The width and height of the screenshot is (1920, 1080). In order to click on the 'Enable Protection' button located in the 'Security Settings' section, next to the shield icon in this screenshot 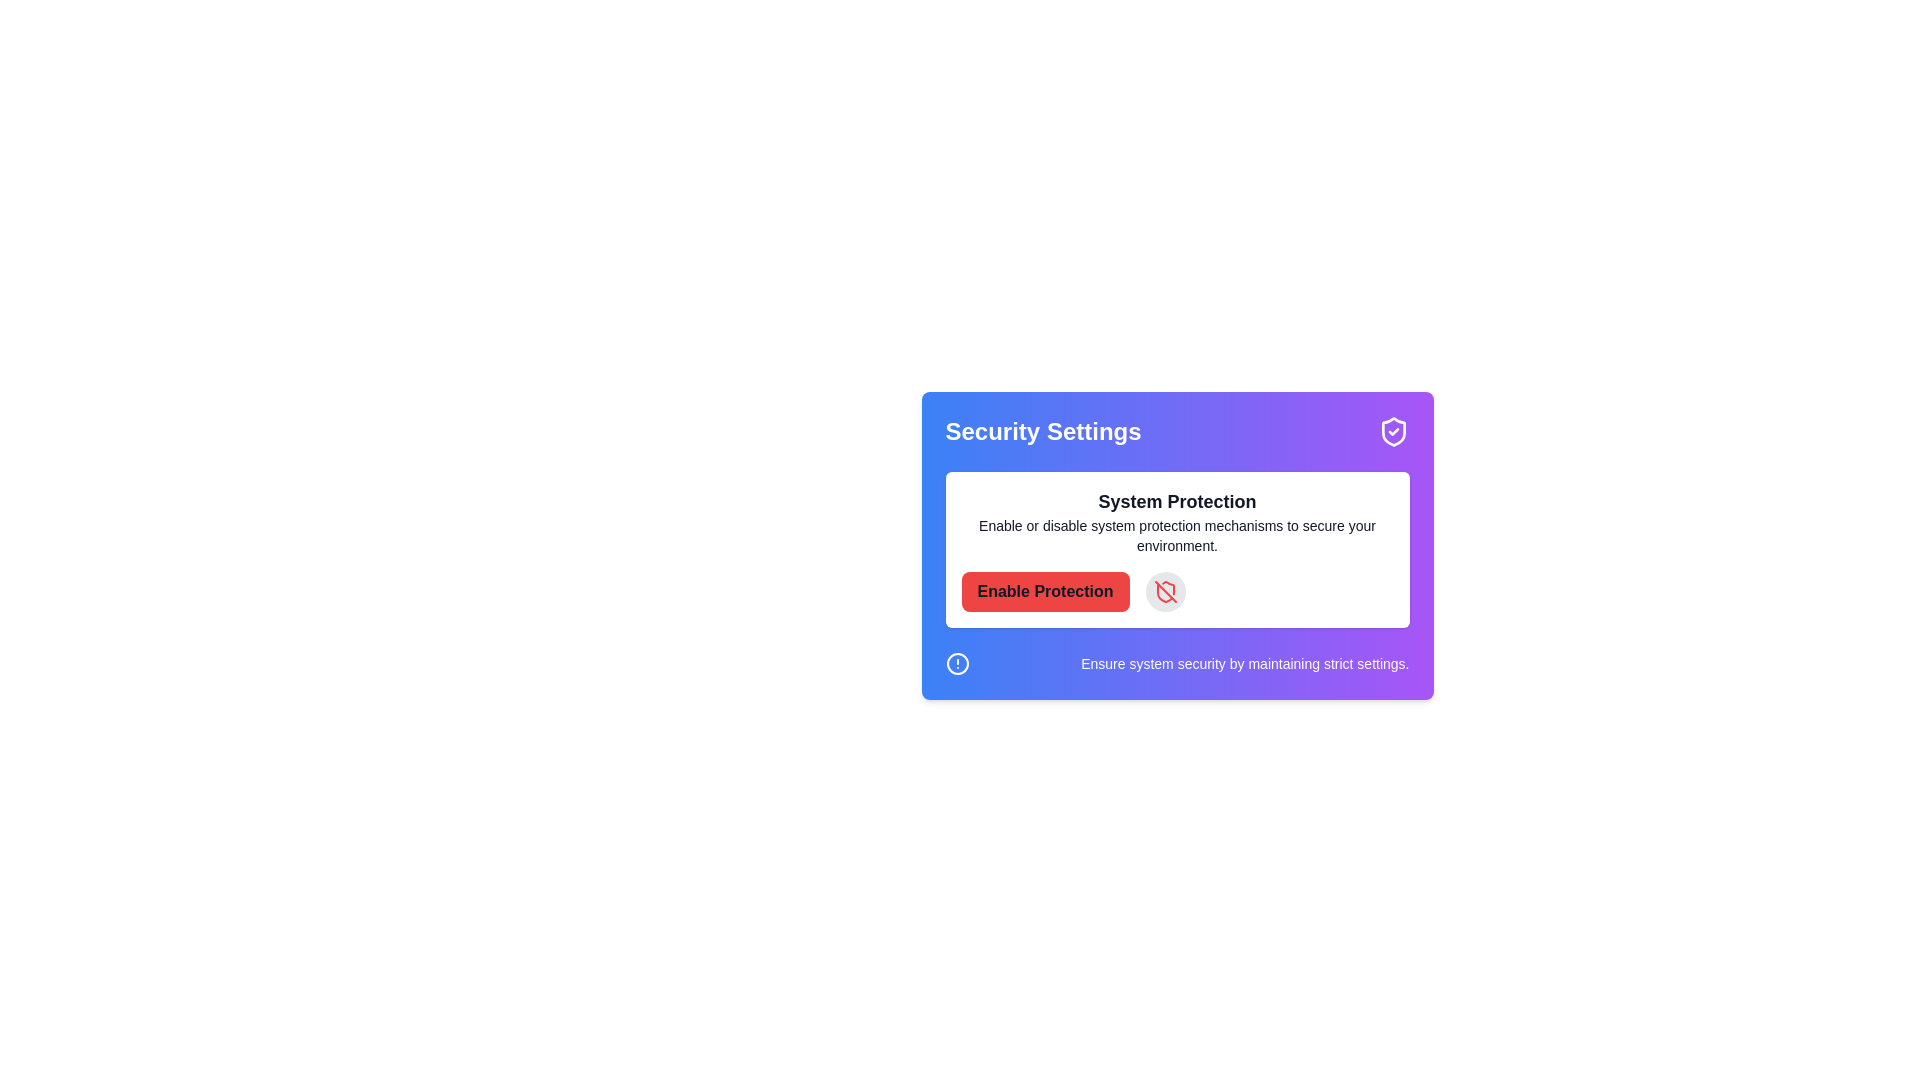, I will do `click(1044, 590)`.